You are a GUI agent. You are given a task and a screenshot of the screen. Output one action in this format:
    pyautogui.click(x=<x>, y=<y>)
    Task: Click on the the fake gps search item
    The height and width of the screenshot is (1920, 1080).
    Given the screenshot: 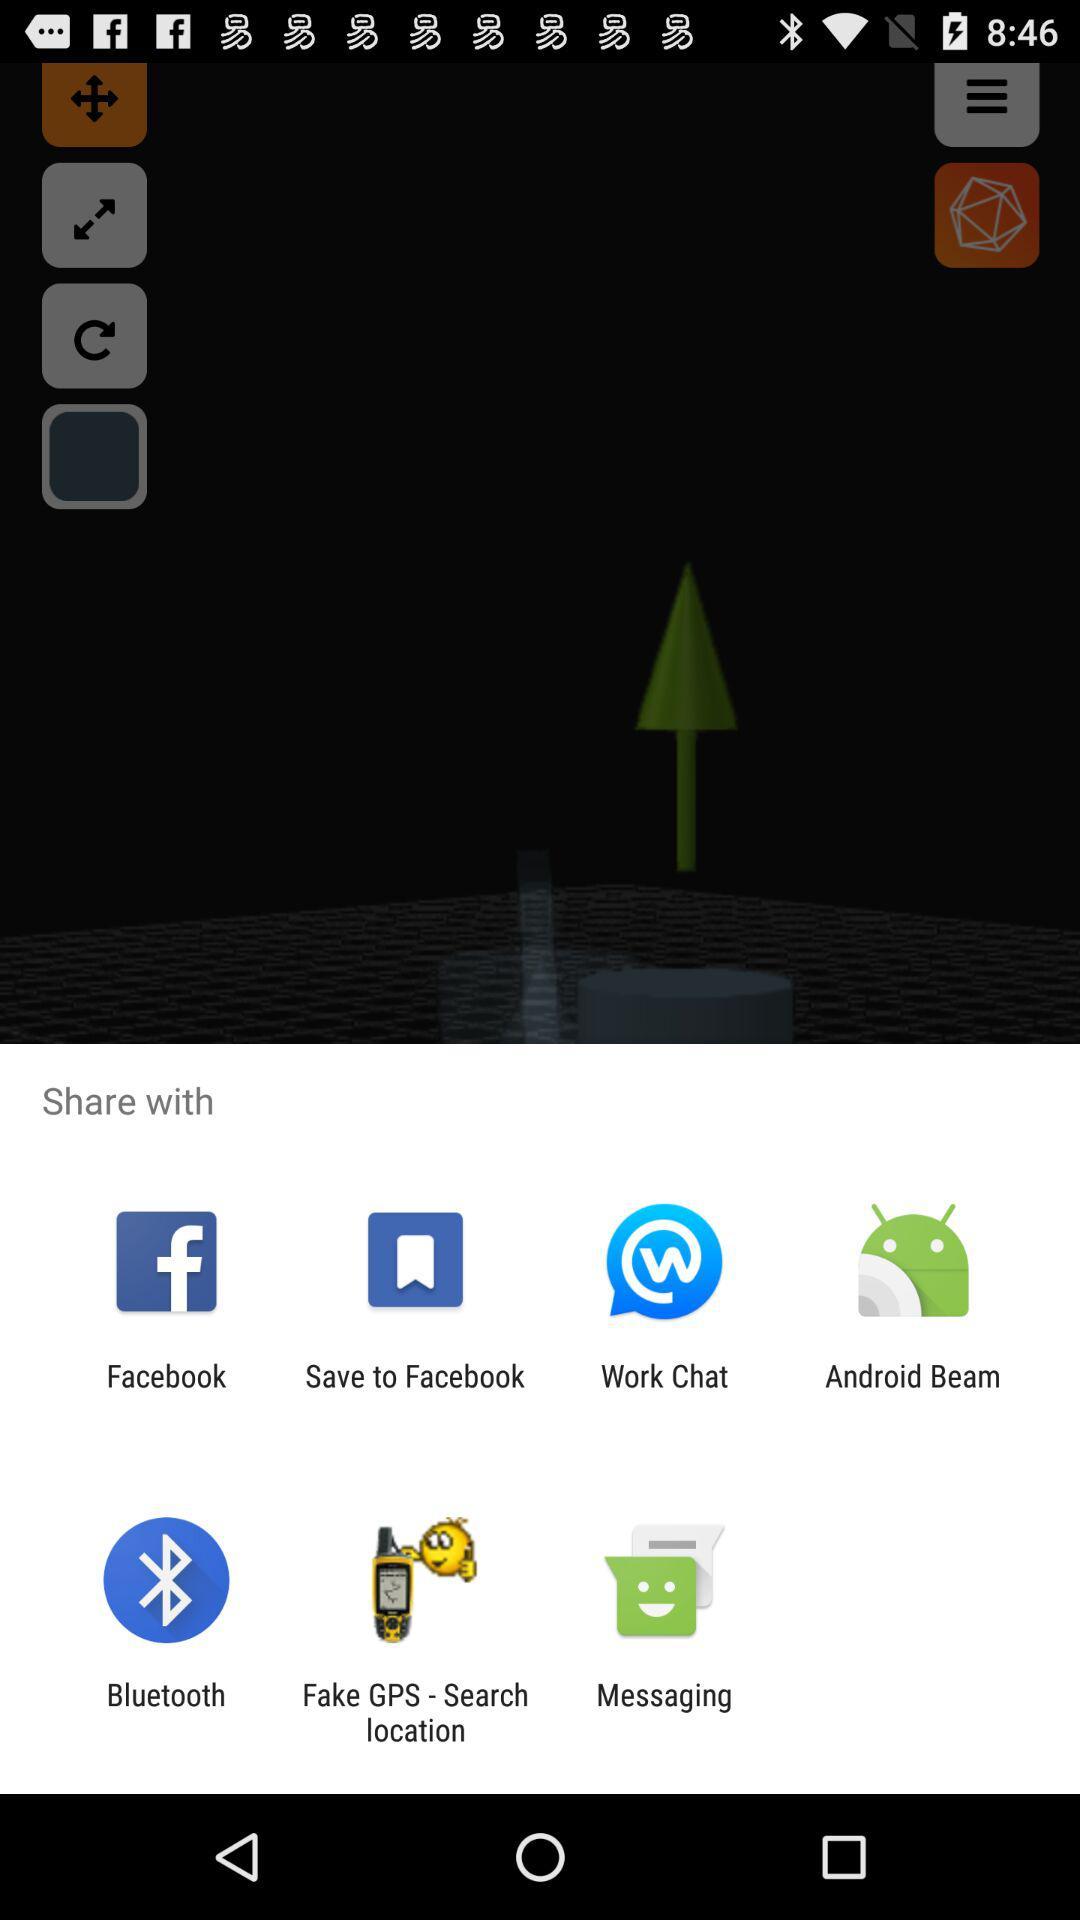 What is the action you would take?
    pyautogui.click(x=414, y=1711)
    